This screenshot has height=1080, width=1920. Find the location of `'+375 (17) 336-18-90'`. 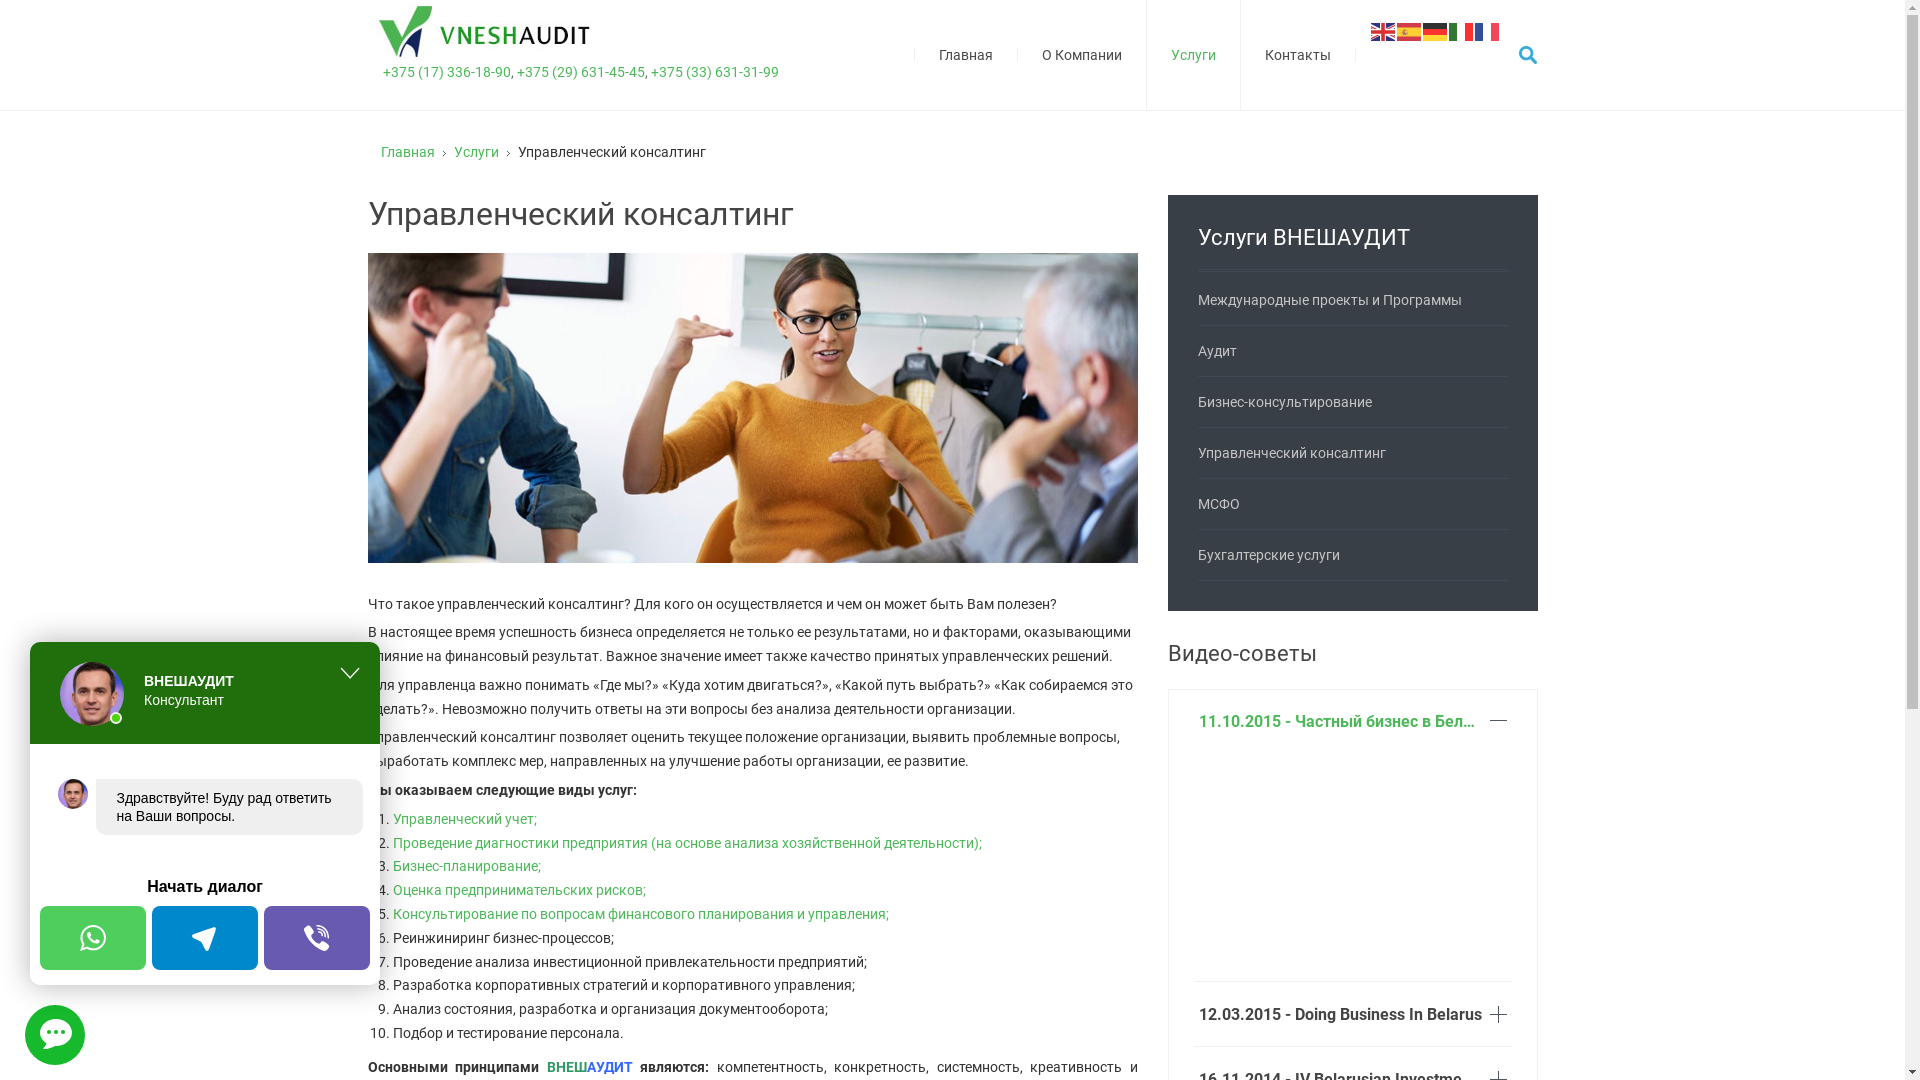

'+375 (17) 336-18-90' is located at coordinates (382, 71).